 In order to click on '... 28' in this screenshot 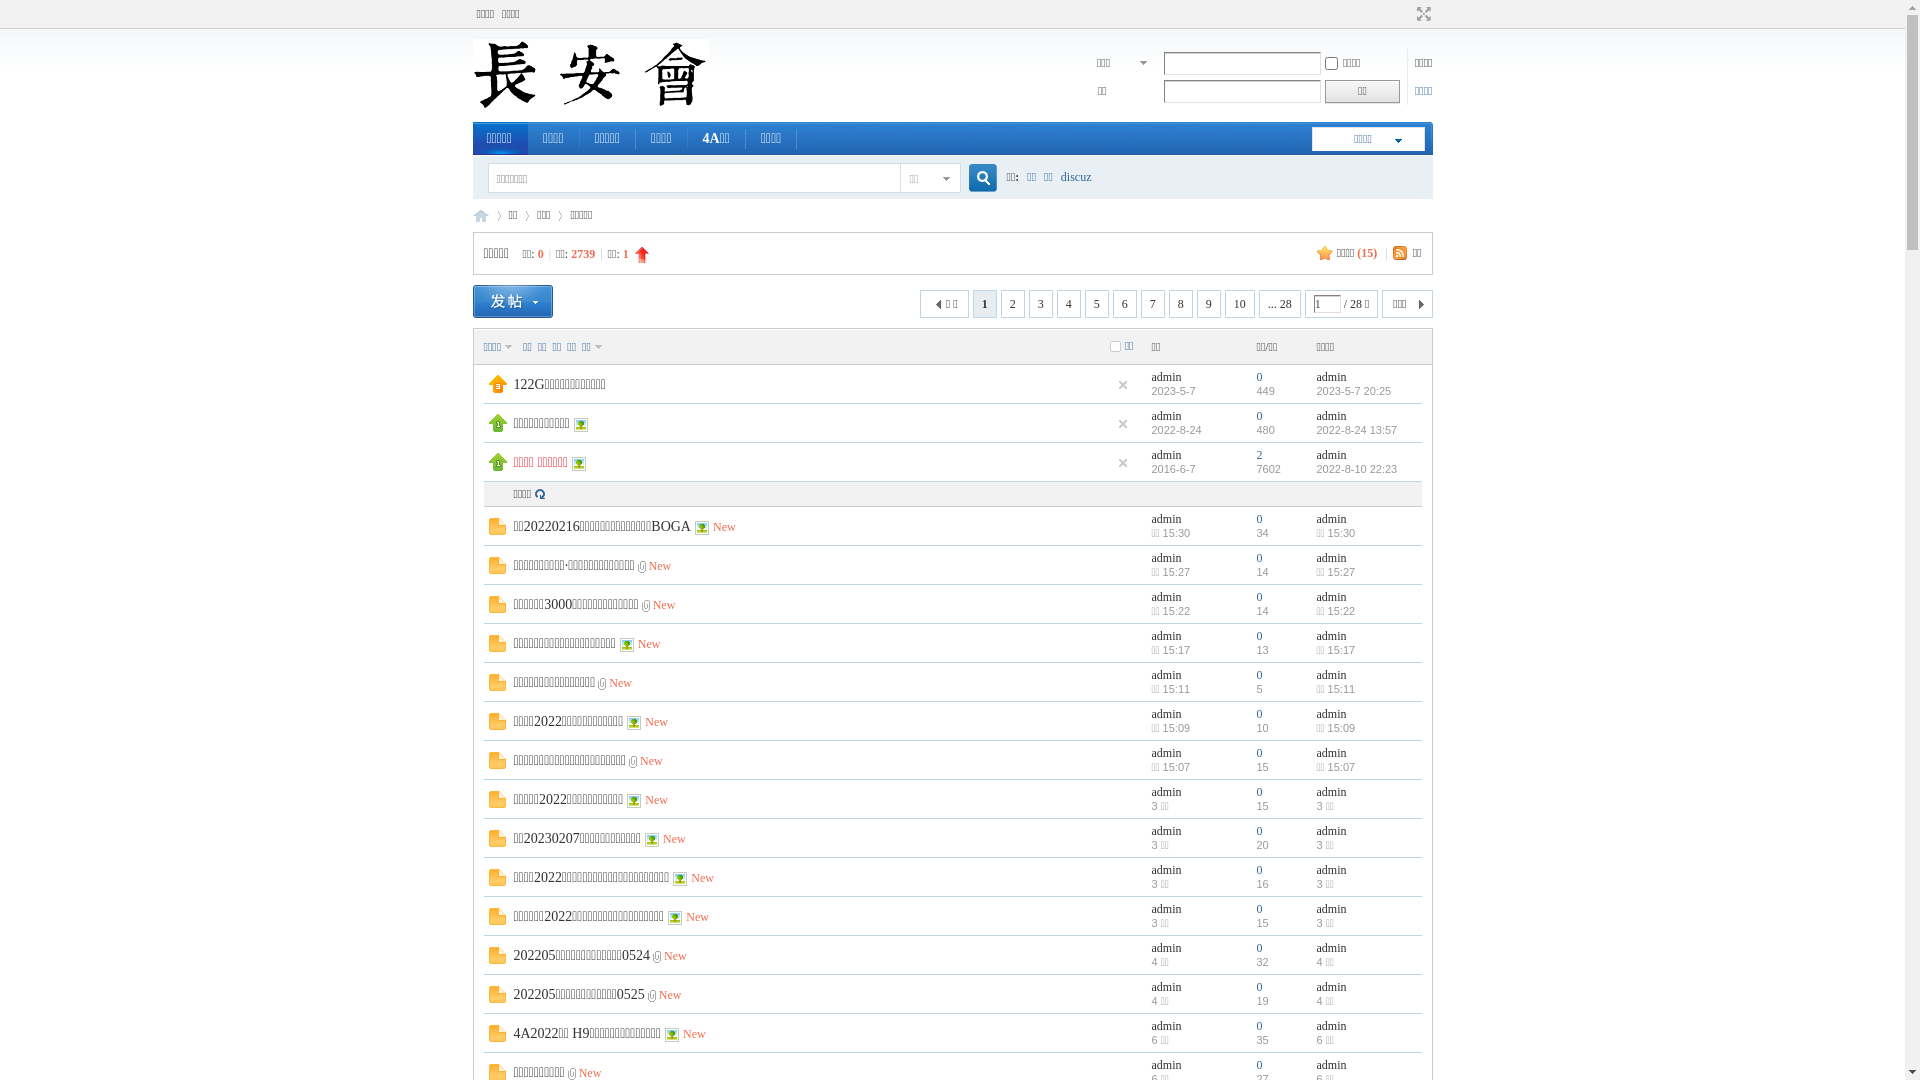, I will do `click(1280, 304)`.